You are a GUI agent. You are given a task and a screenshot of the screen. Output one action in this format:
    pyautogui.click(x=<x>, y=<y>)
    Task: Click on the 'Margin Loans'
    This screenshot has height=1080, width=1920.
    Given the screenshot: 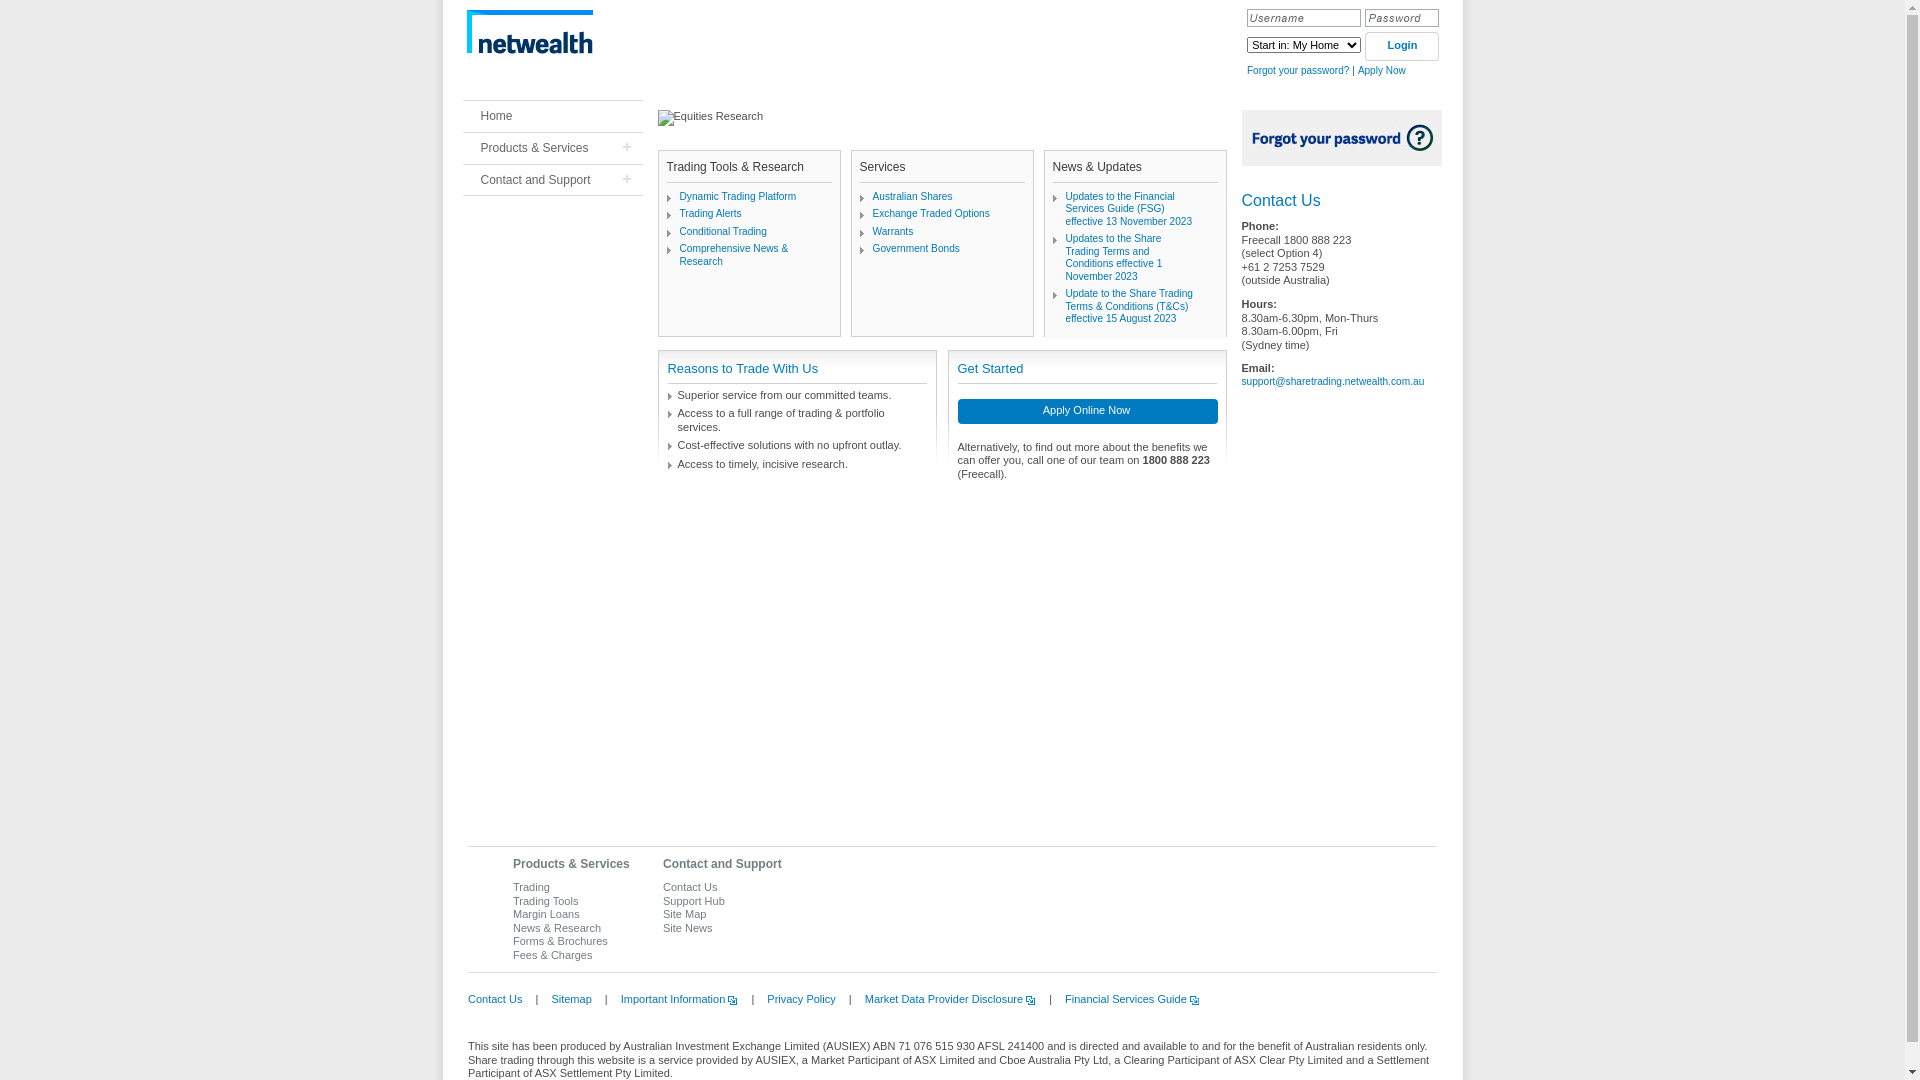 What is the action you would take?
    pyautogui.click(x=546, y=914)
    